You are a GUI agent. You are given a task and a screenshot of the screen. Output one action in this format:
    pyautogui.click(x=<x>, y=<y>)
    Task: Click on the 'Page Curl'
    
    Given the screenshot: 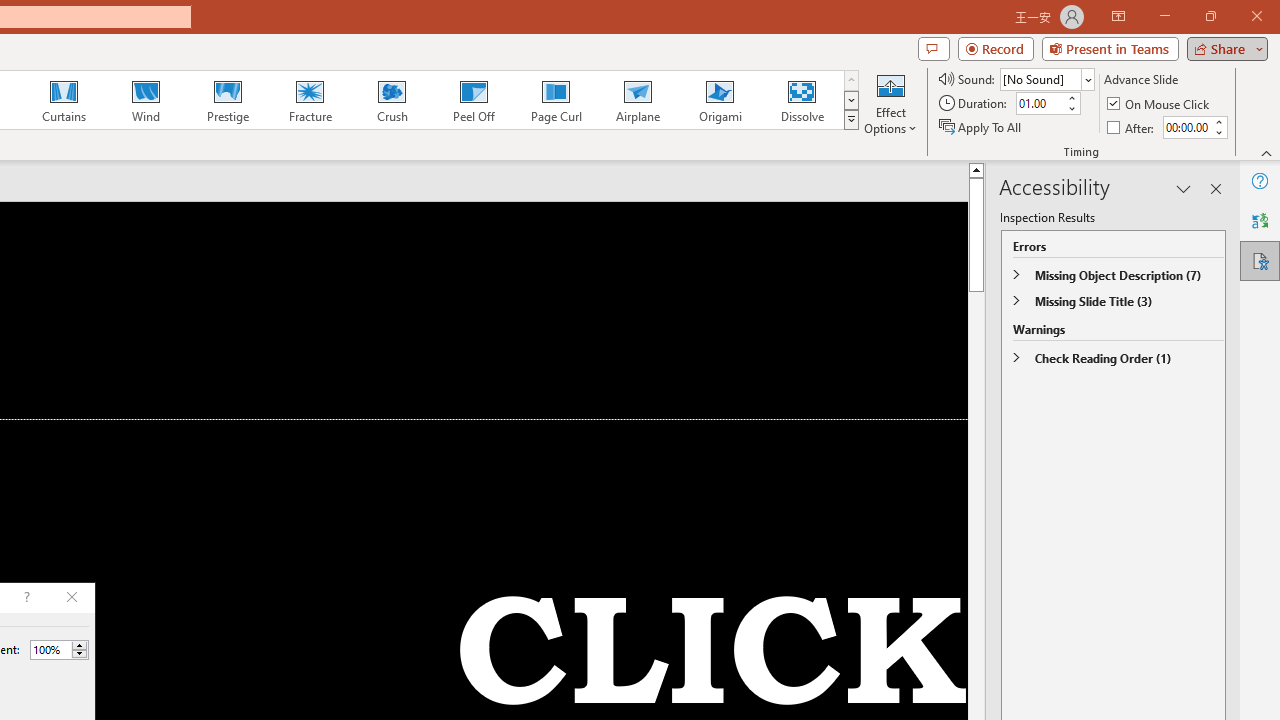 What is the action you would take?
    pyautogui.click(x=555, y=100)
    